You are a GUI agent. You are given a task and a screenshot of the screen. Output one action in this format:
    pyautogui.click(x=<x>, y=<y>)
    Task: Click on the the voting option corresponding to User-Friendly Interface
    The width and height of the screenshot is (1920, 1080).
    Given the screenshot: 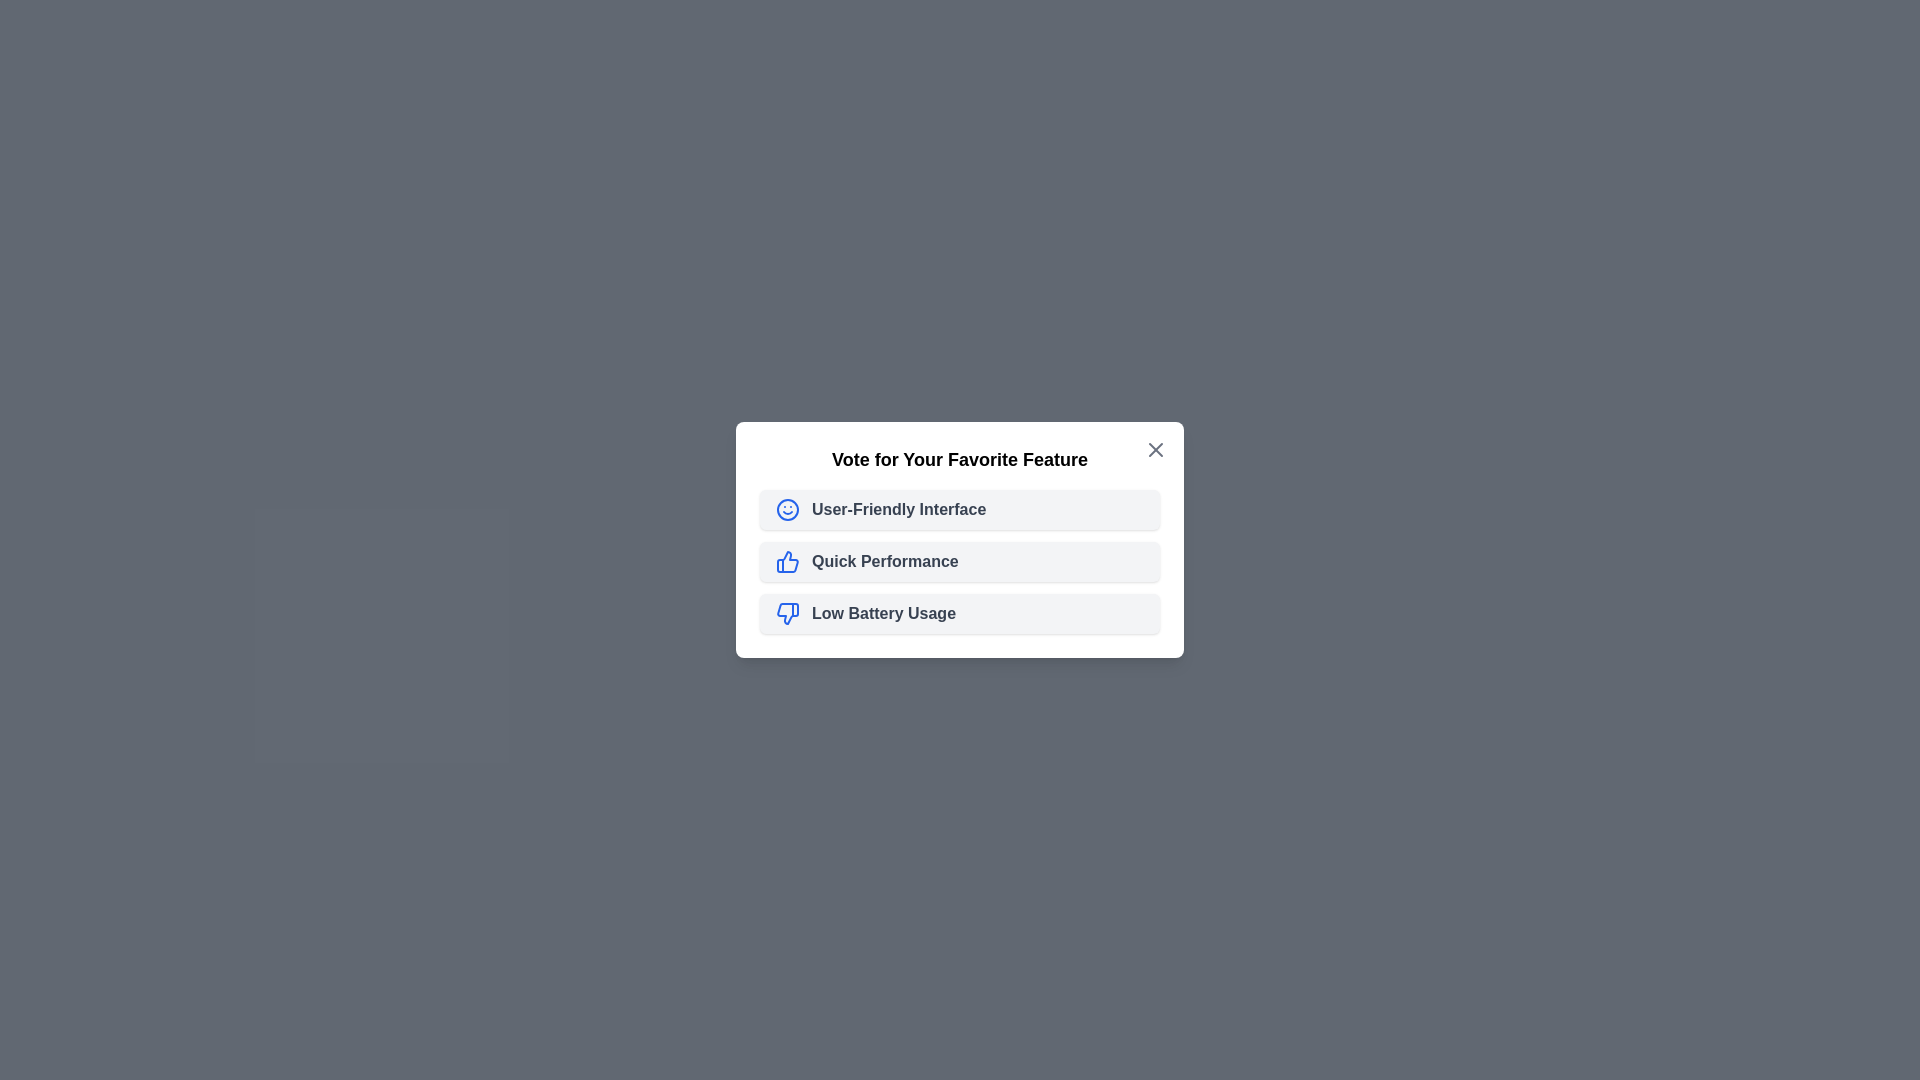 What is the action you would take?
    pyautogui.click(x=960, y=508)
    